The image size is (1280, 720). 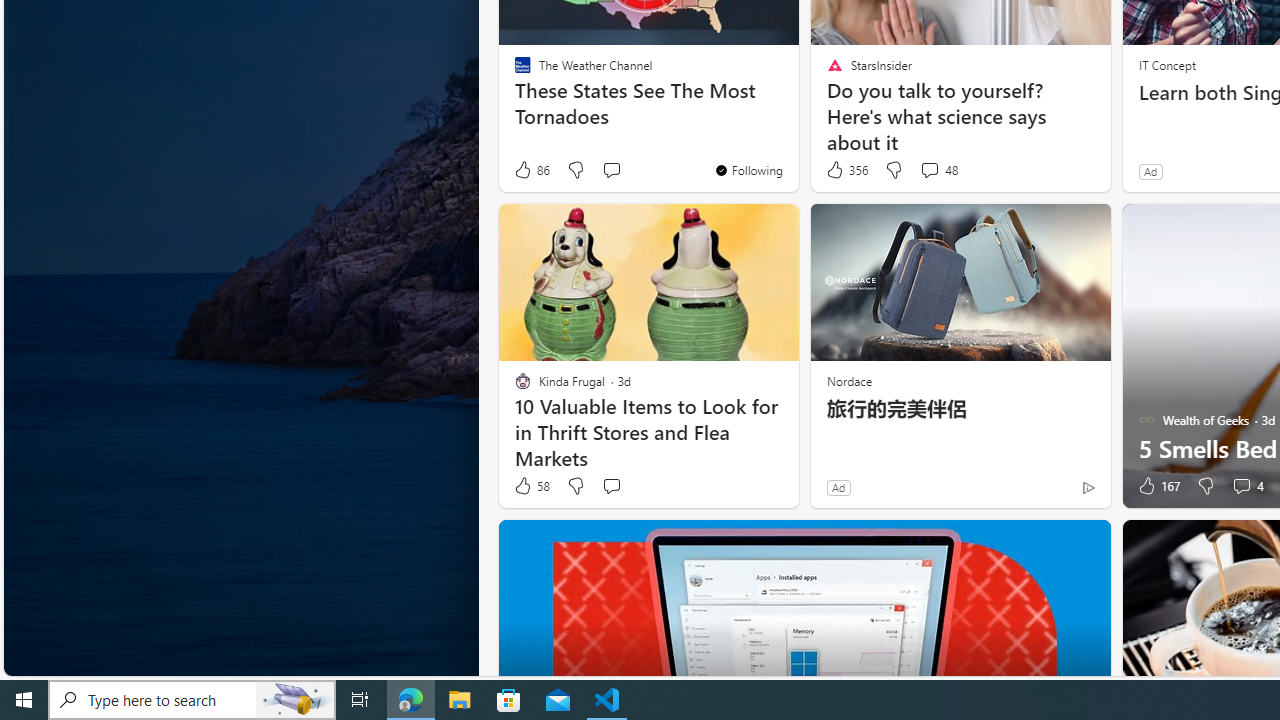 What do you see at coordinates (531, 486) in the screenshot?
I see `'58 Like'` at bounding box center [531, 486].